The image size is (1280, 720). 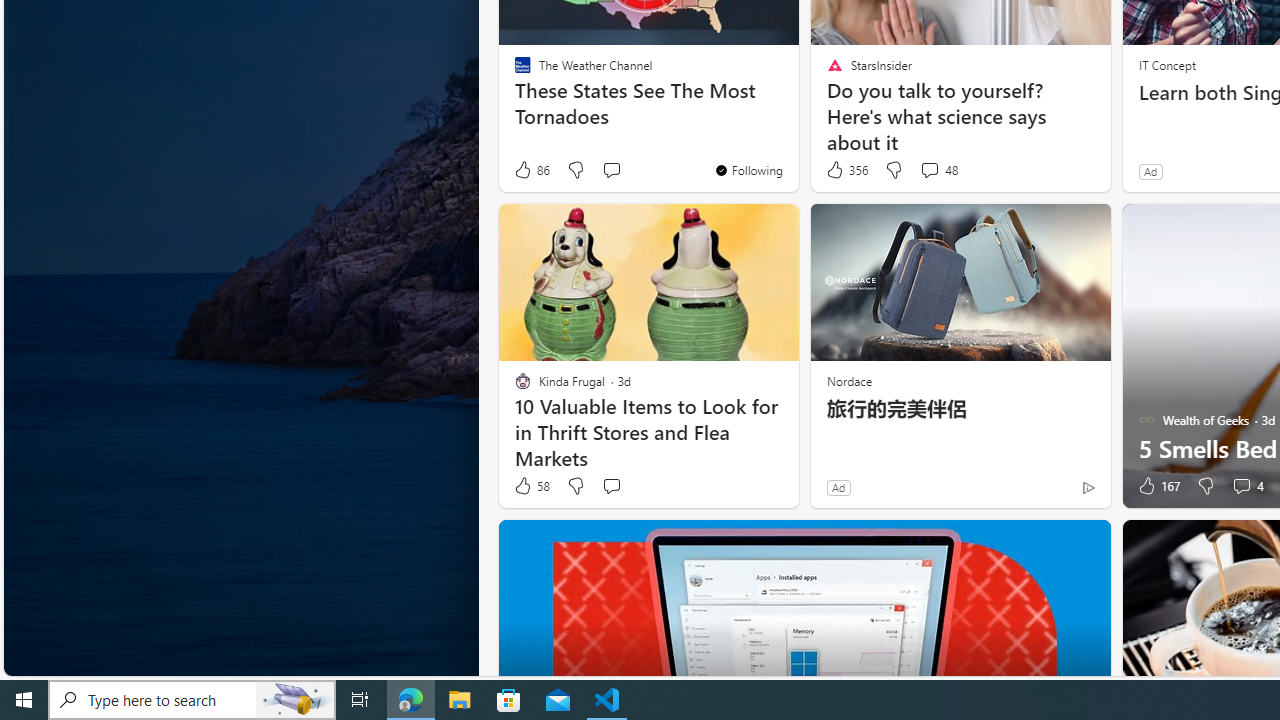 What do you see at coordinates (531, 486) in the screenshot?
I see `'58 Like'` at bounding box center [531, 486].